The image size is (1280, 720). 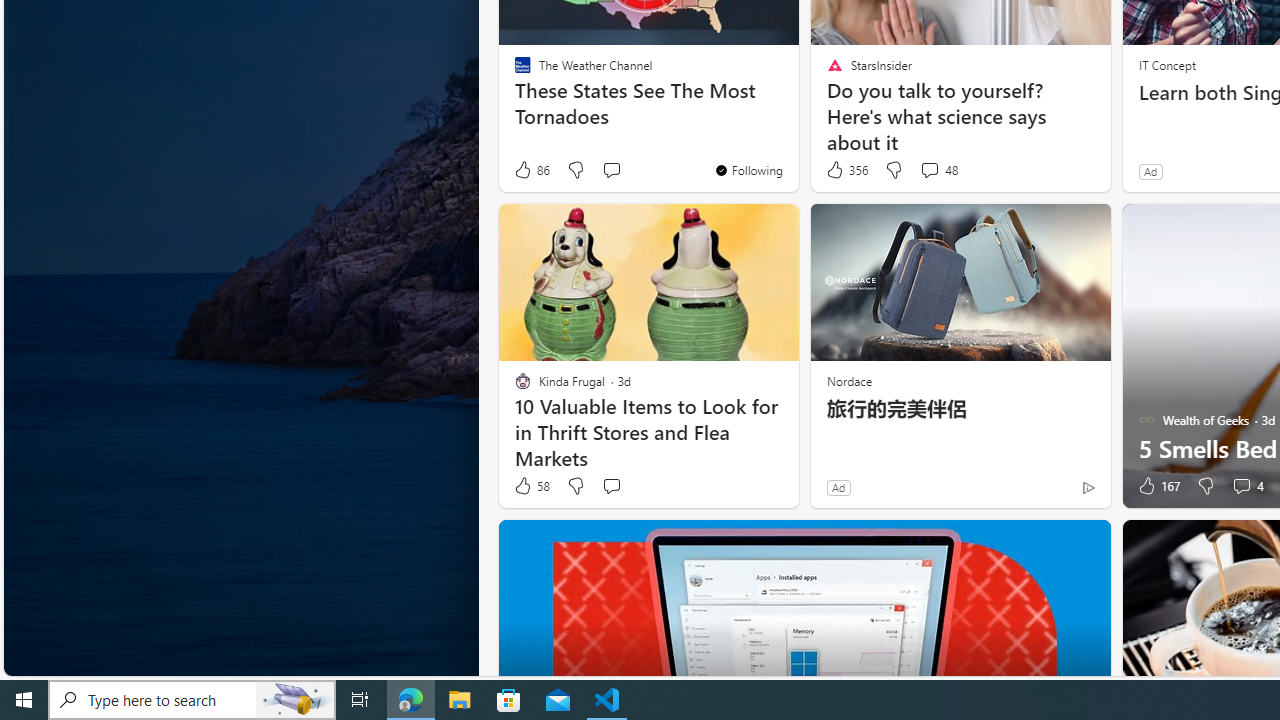 What do you see at coordinates (531, 486) in the screenshot?
I see `'58 Like'` at bounding box center [531, 486].